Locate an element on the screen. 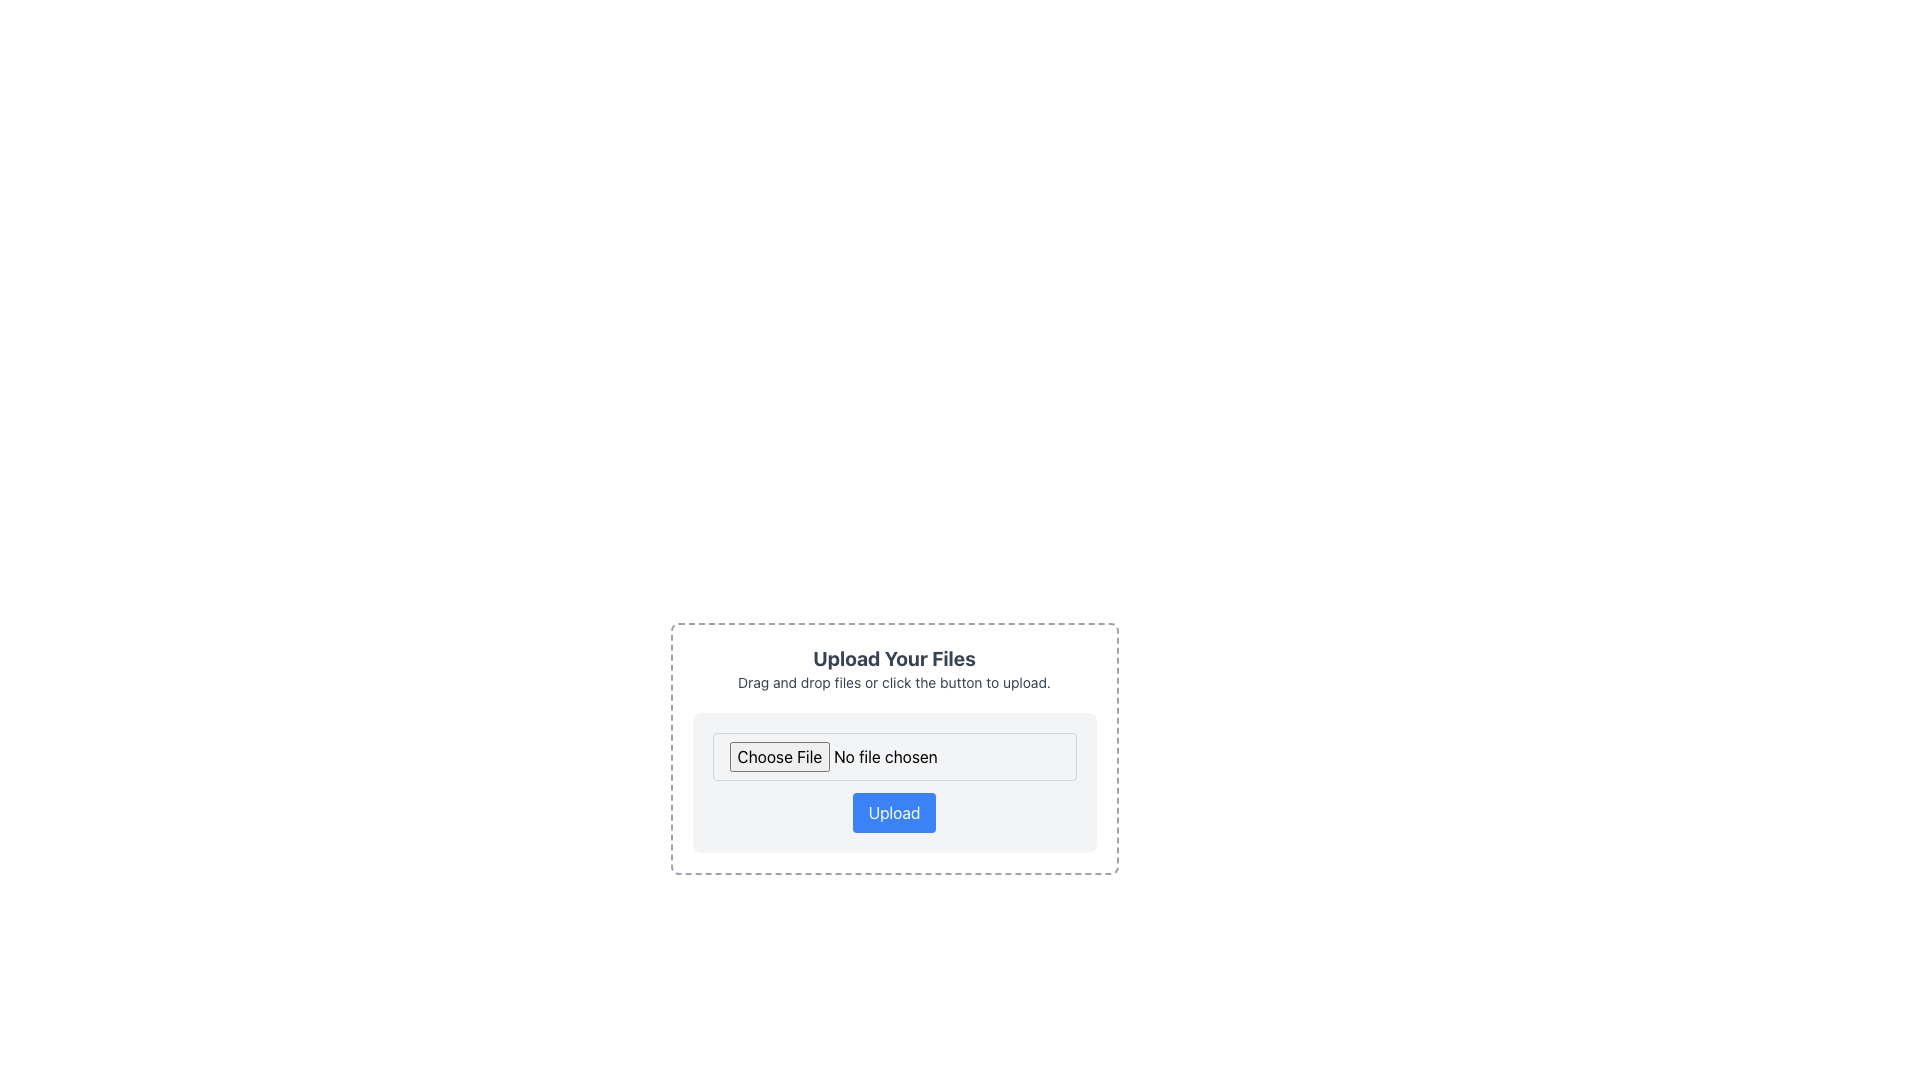 This screenshot has height=1080, width=1920. the submission button located at the bottom-center of the form, aligned horizontally with the file input field, to initiate the file upload process after a file is selected is located at coordinates (893, 813).